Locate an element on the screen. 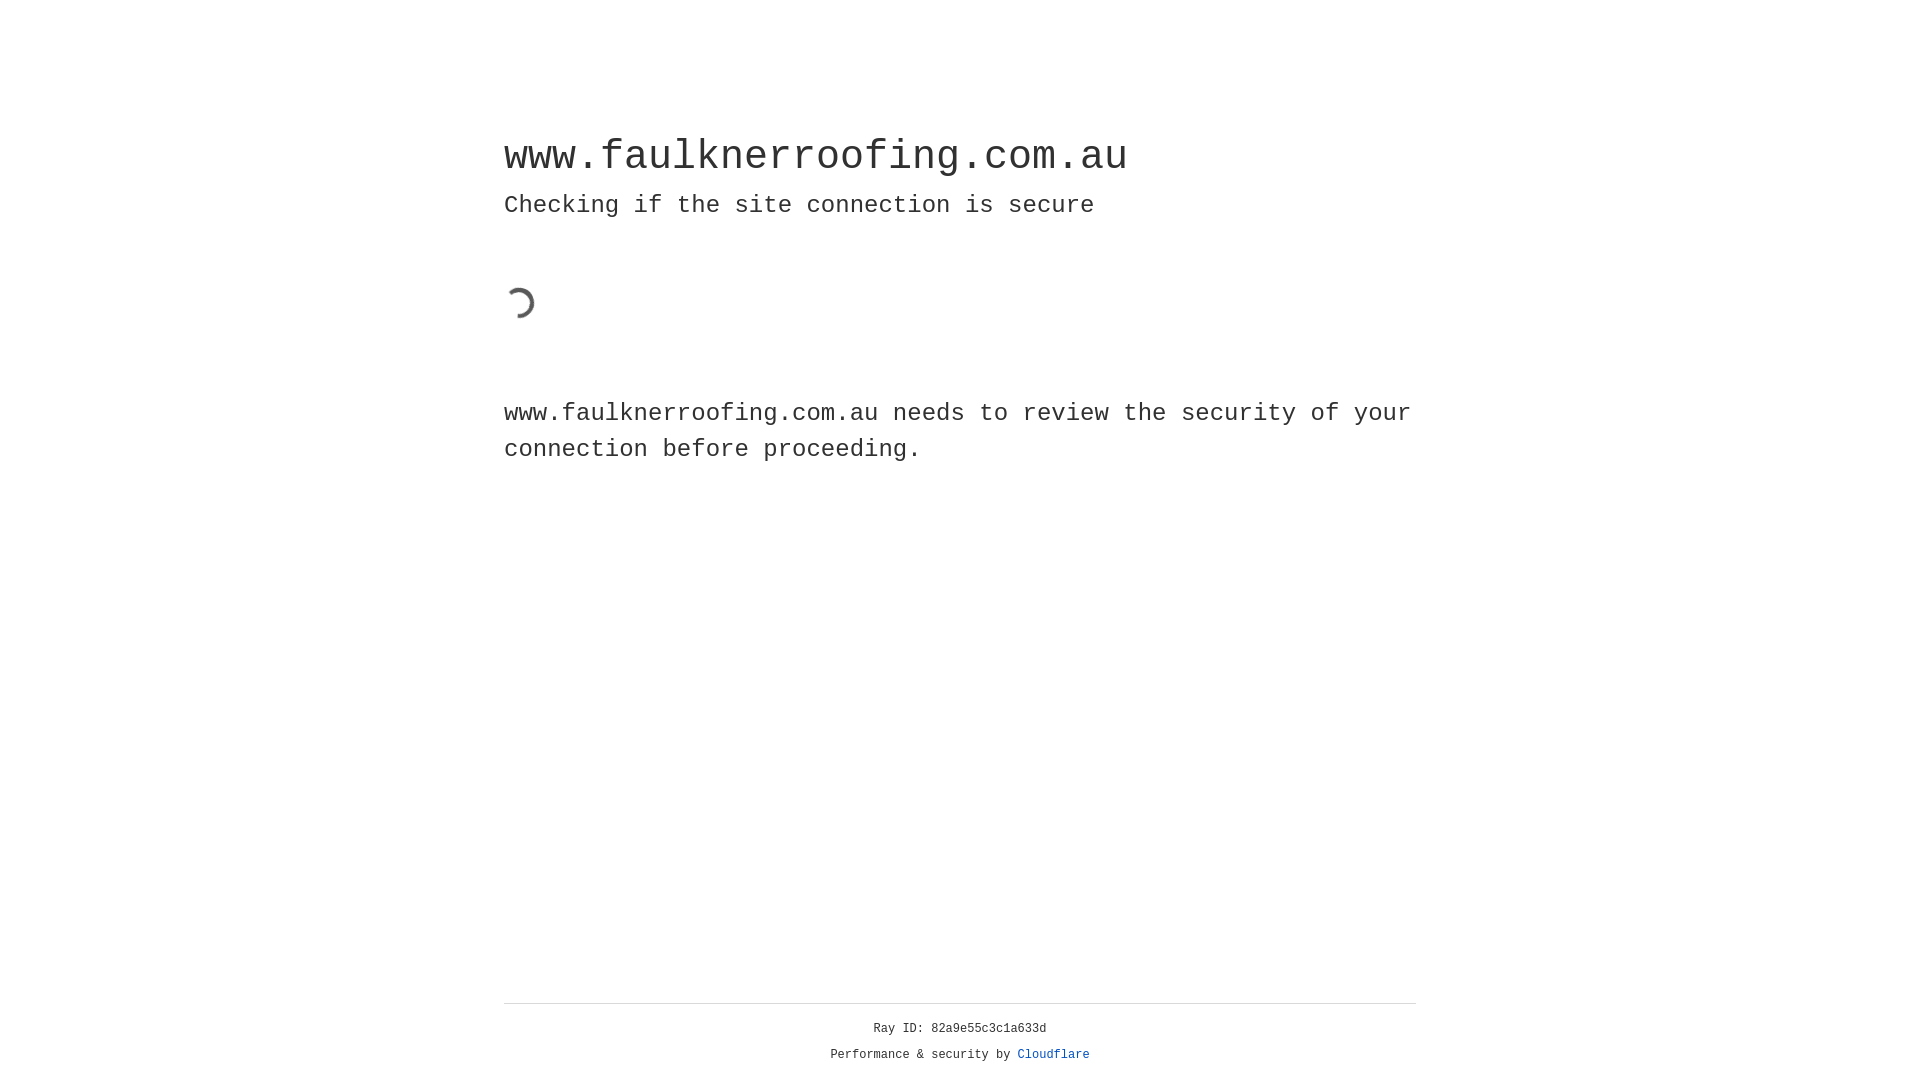  'Cloudflare' is located at coordinates (1053, 1054).